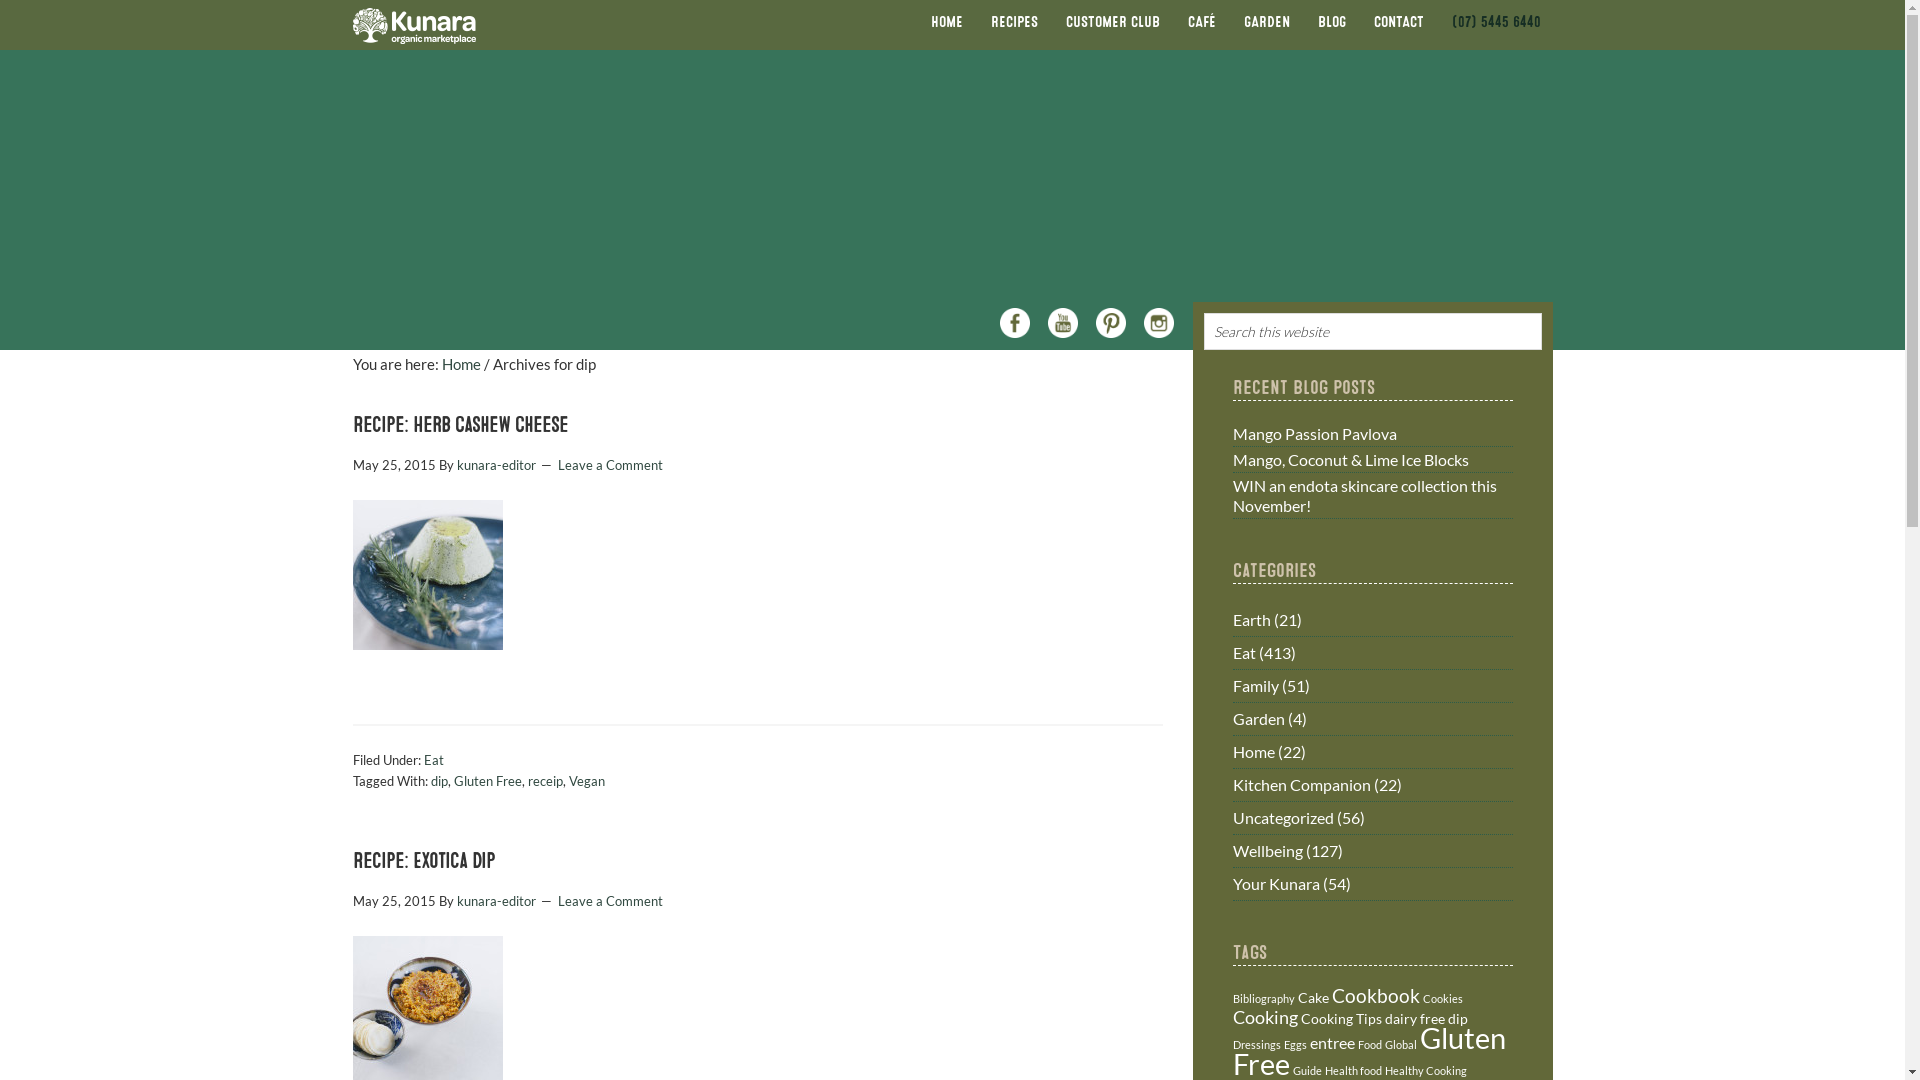  I want to click on 'Your Kunara', so click(1274, 882).